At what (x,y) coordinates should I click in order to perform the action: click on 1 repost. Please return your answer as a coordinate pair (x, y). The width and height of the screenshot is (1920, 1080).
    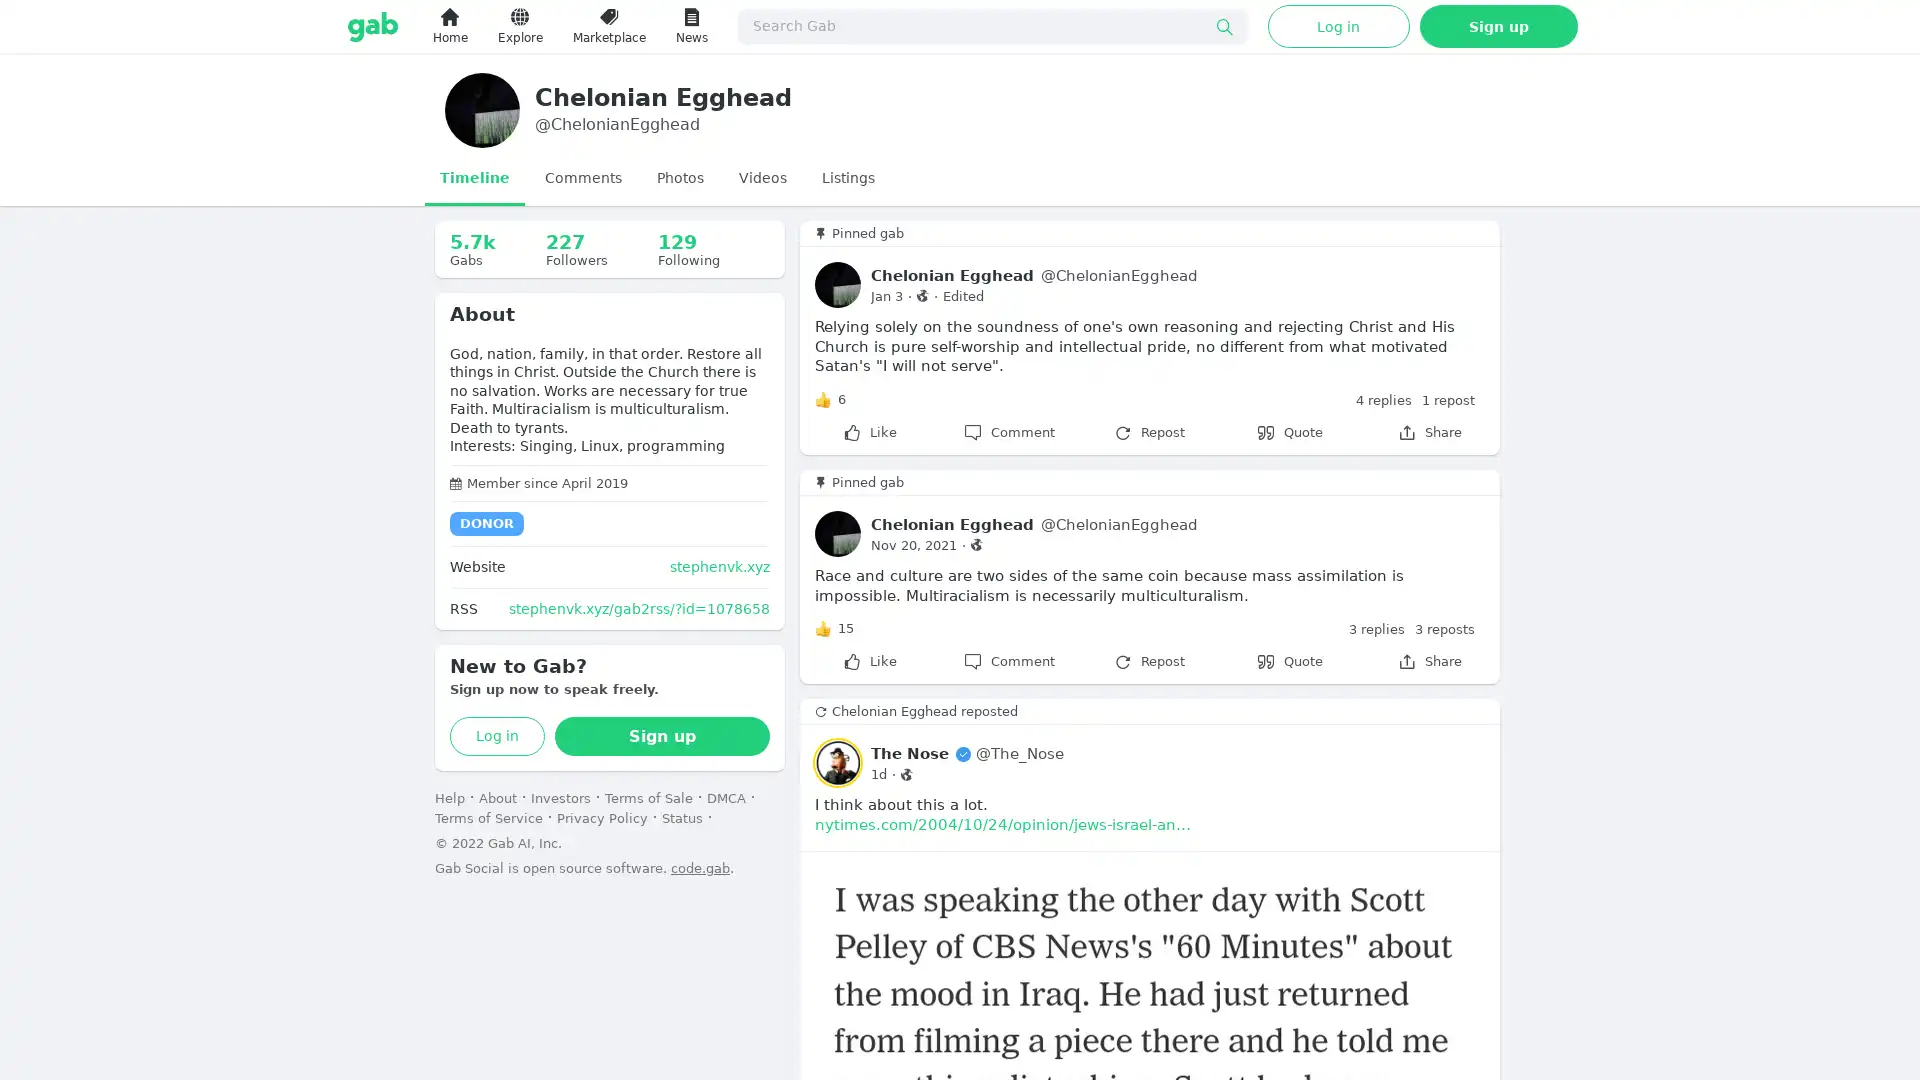
    Looking at the image, I should click on (1448, 400).